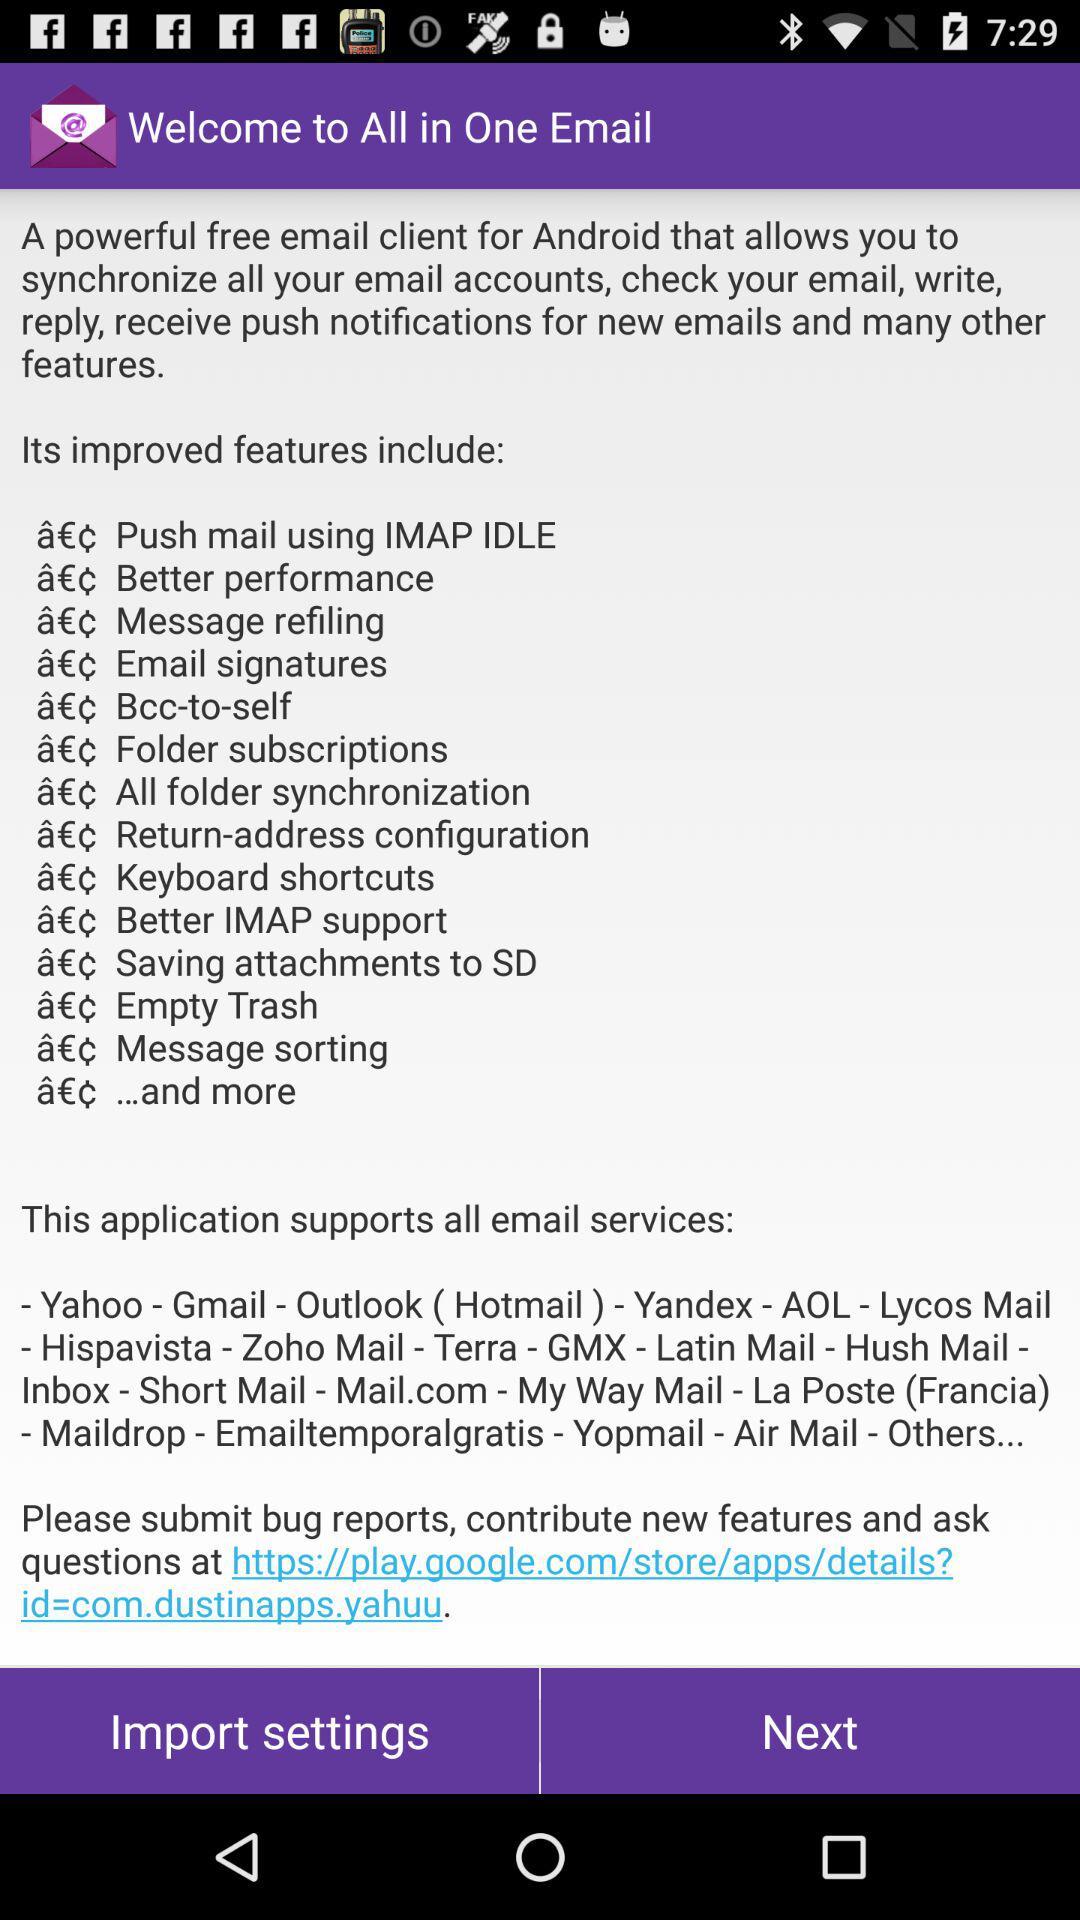 This screenshot has width=1080, height=1920. What do you see at coordinates (810, 1730) in the screenshot?
I see `the next item` at bounding box center [810, 1730].